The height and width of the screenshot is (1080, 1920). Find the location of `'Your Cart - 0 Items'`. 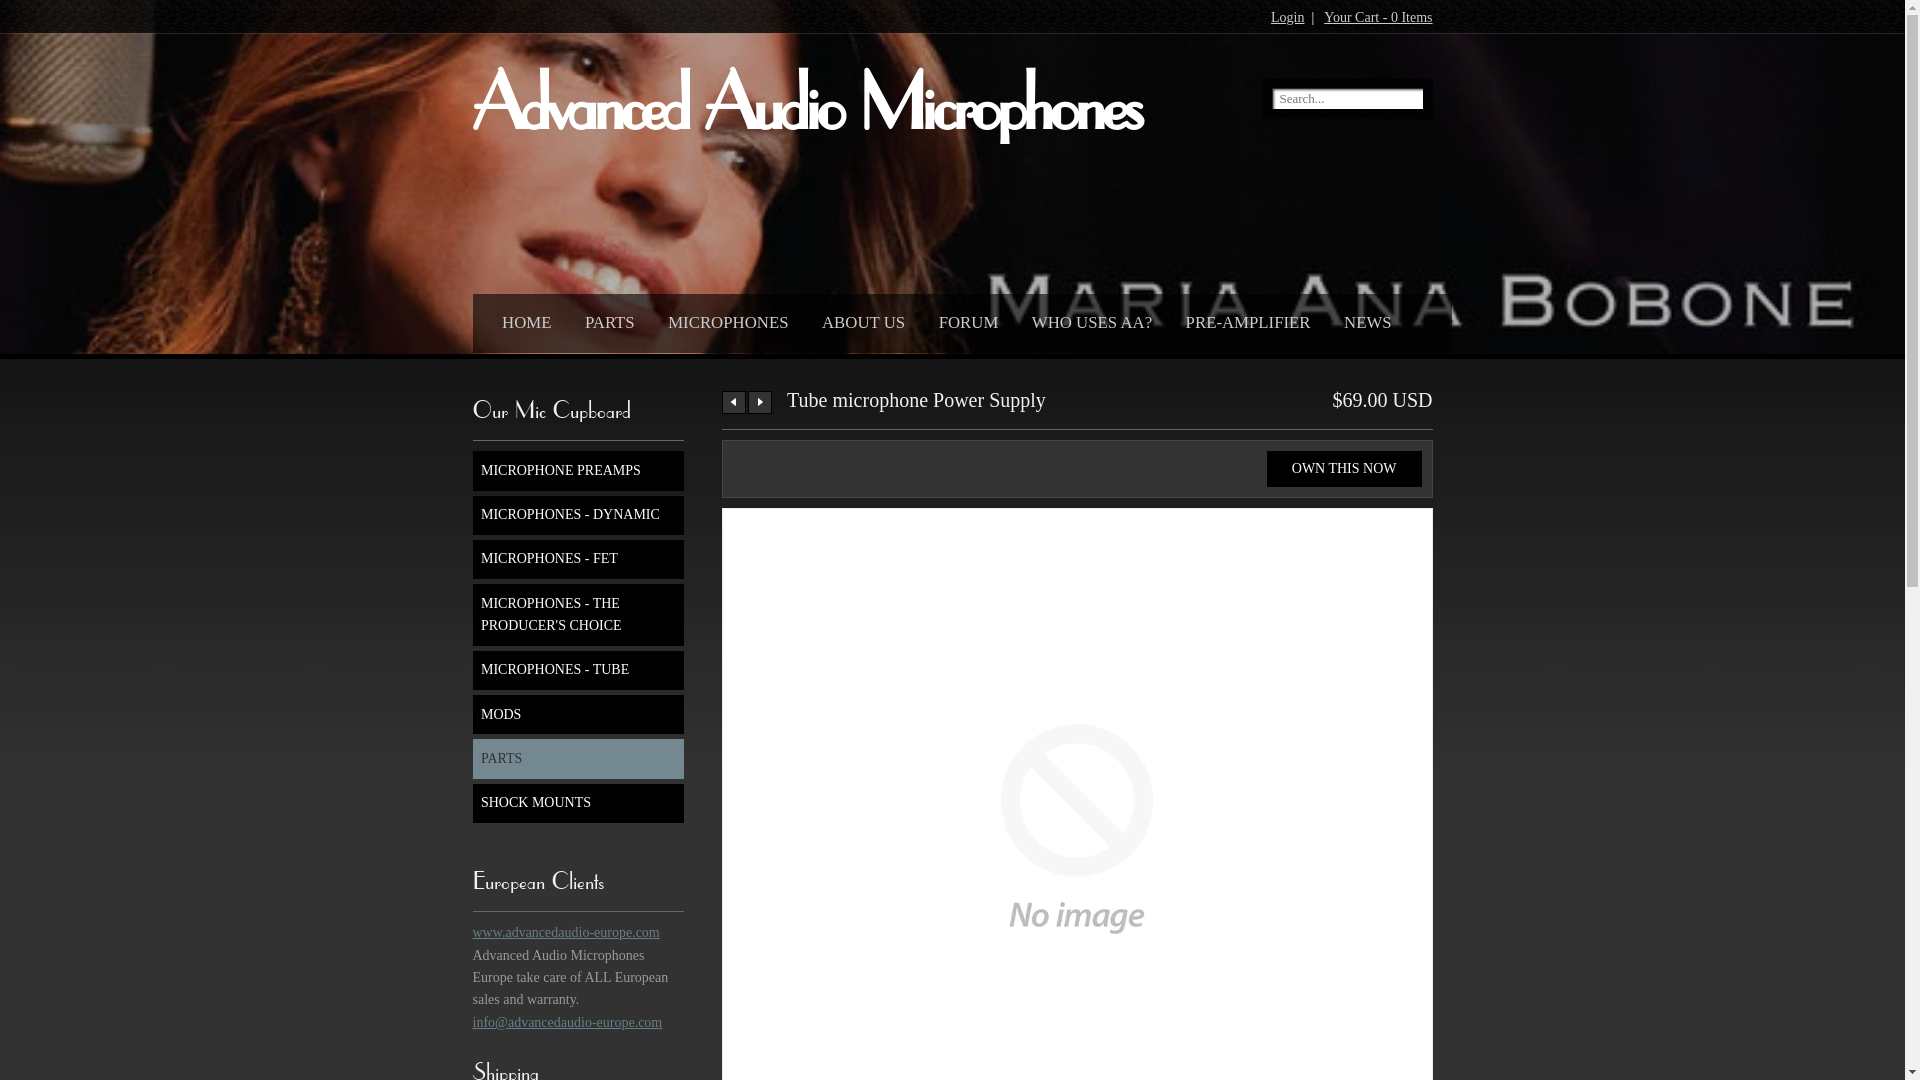

'Your Cart - 0 Items' is located at coordinates (1324, 17).